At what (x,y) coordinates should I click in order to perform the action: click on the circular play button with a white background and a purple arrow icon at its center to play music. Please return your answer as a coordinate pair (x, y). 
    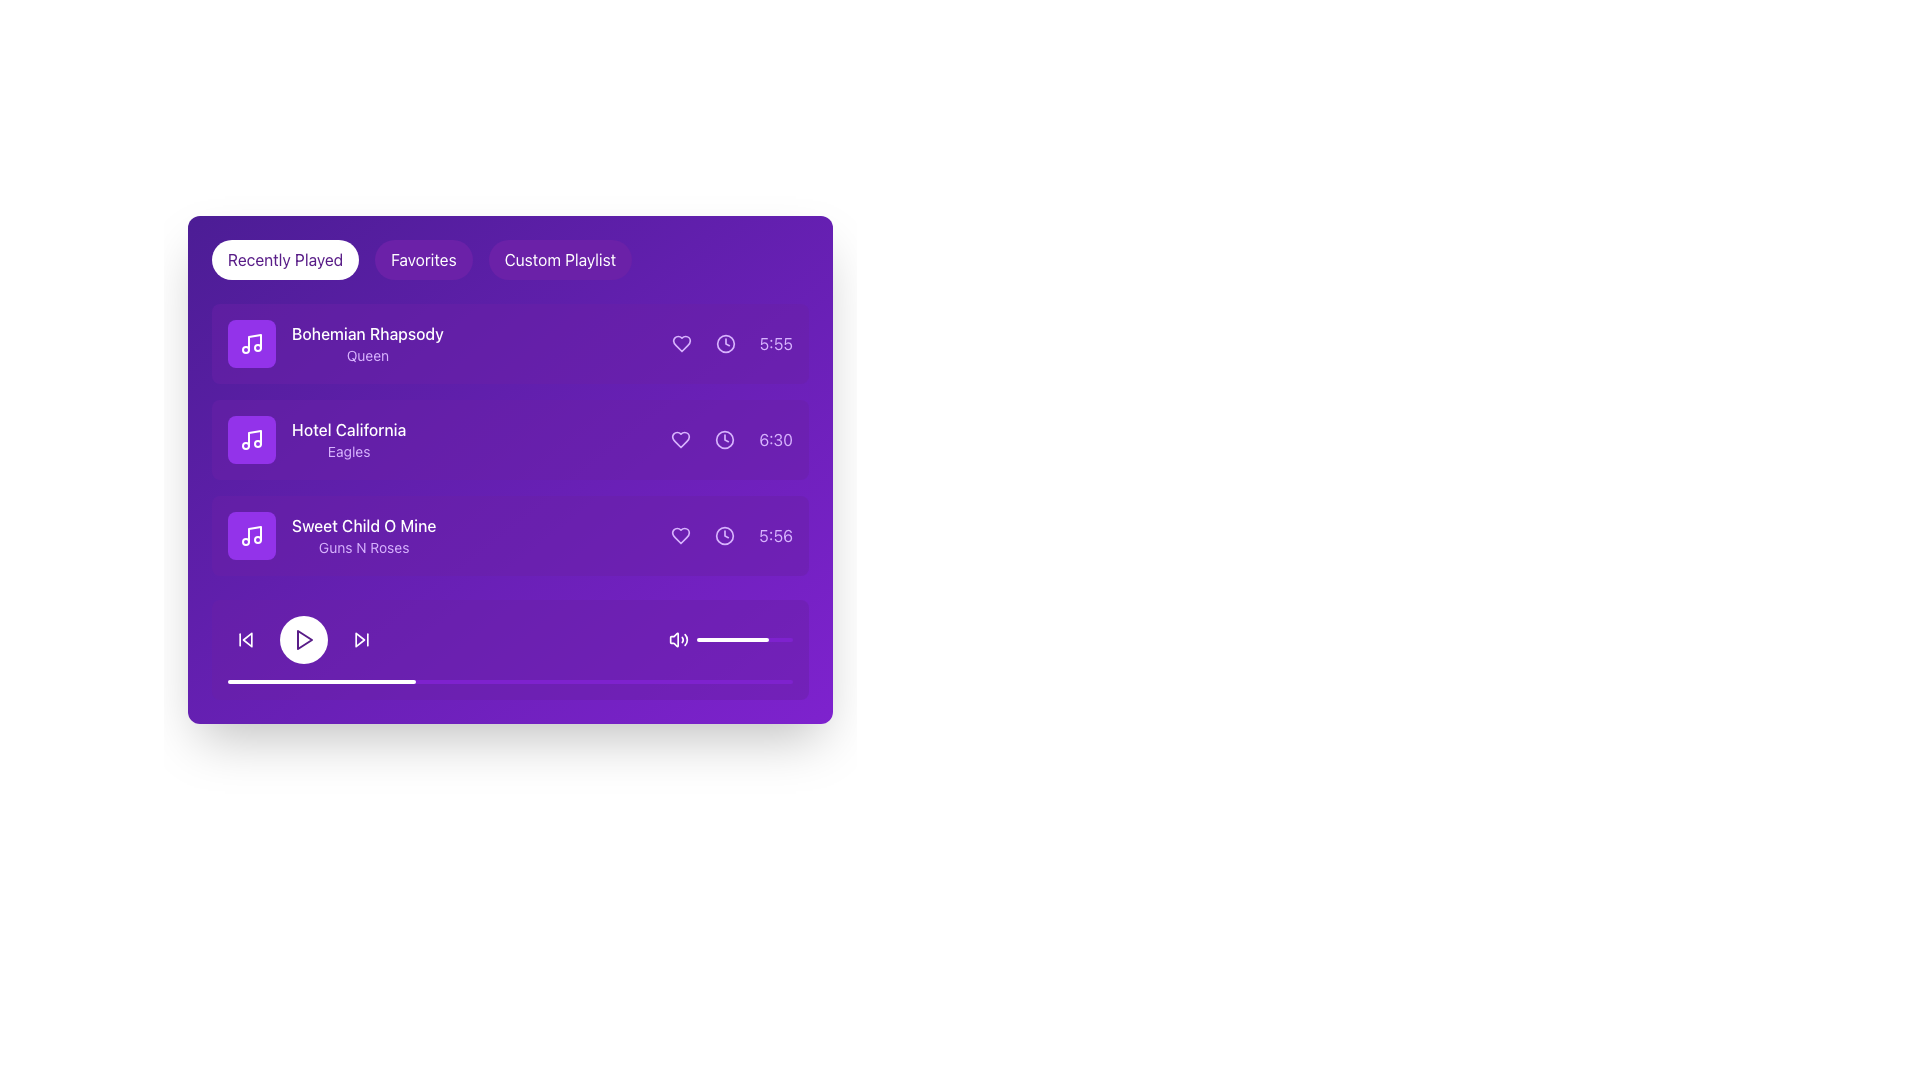
    Looking at the image, I should click on (302, 640).